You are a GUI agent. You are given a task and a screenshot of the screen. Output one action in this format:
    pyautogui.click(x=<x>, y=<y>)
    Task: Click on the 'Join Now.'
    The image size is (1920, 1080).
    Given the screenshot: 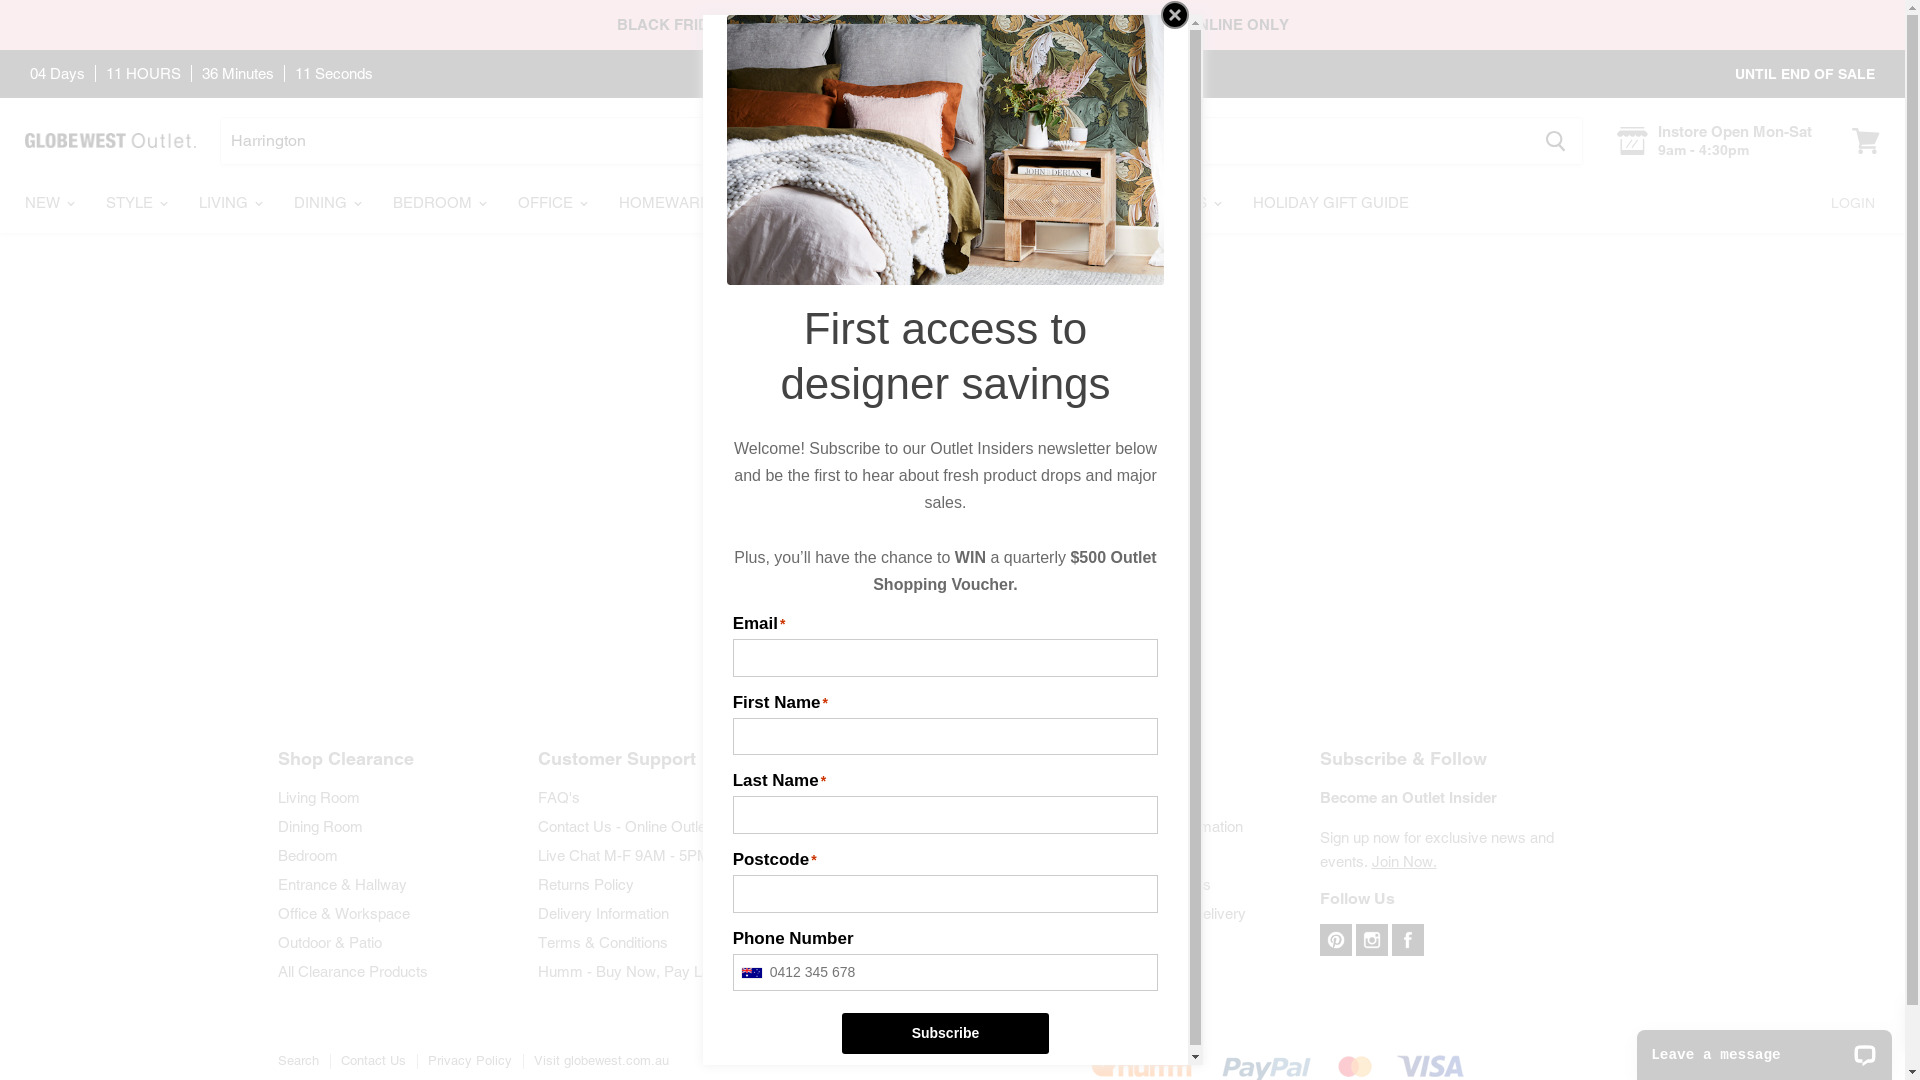 What is the action you would take?
    pyautogui.click(x=1403, y=860)
    